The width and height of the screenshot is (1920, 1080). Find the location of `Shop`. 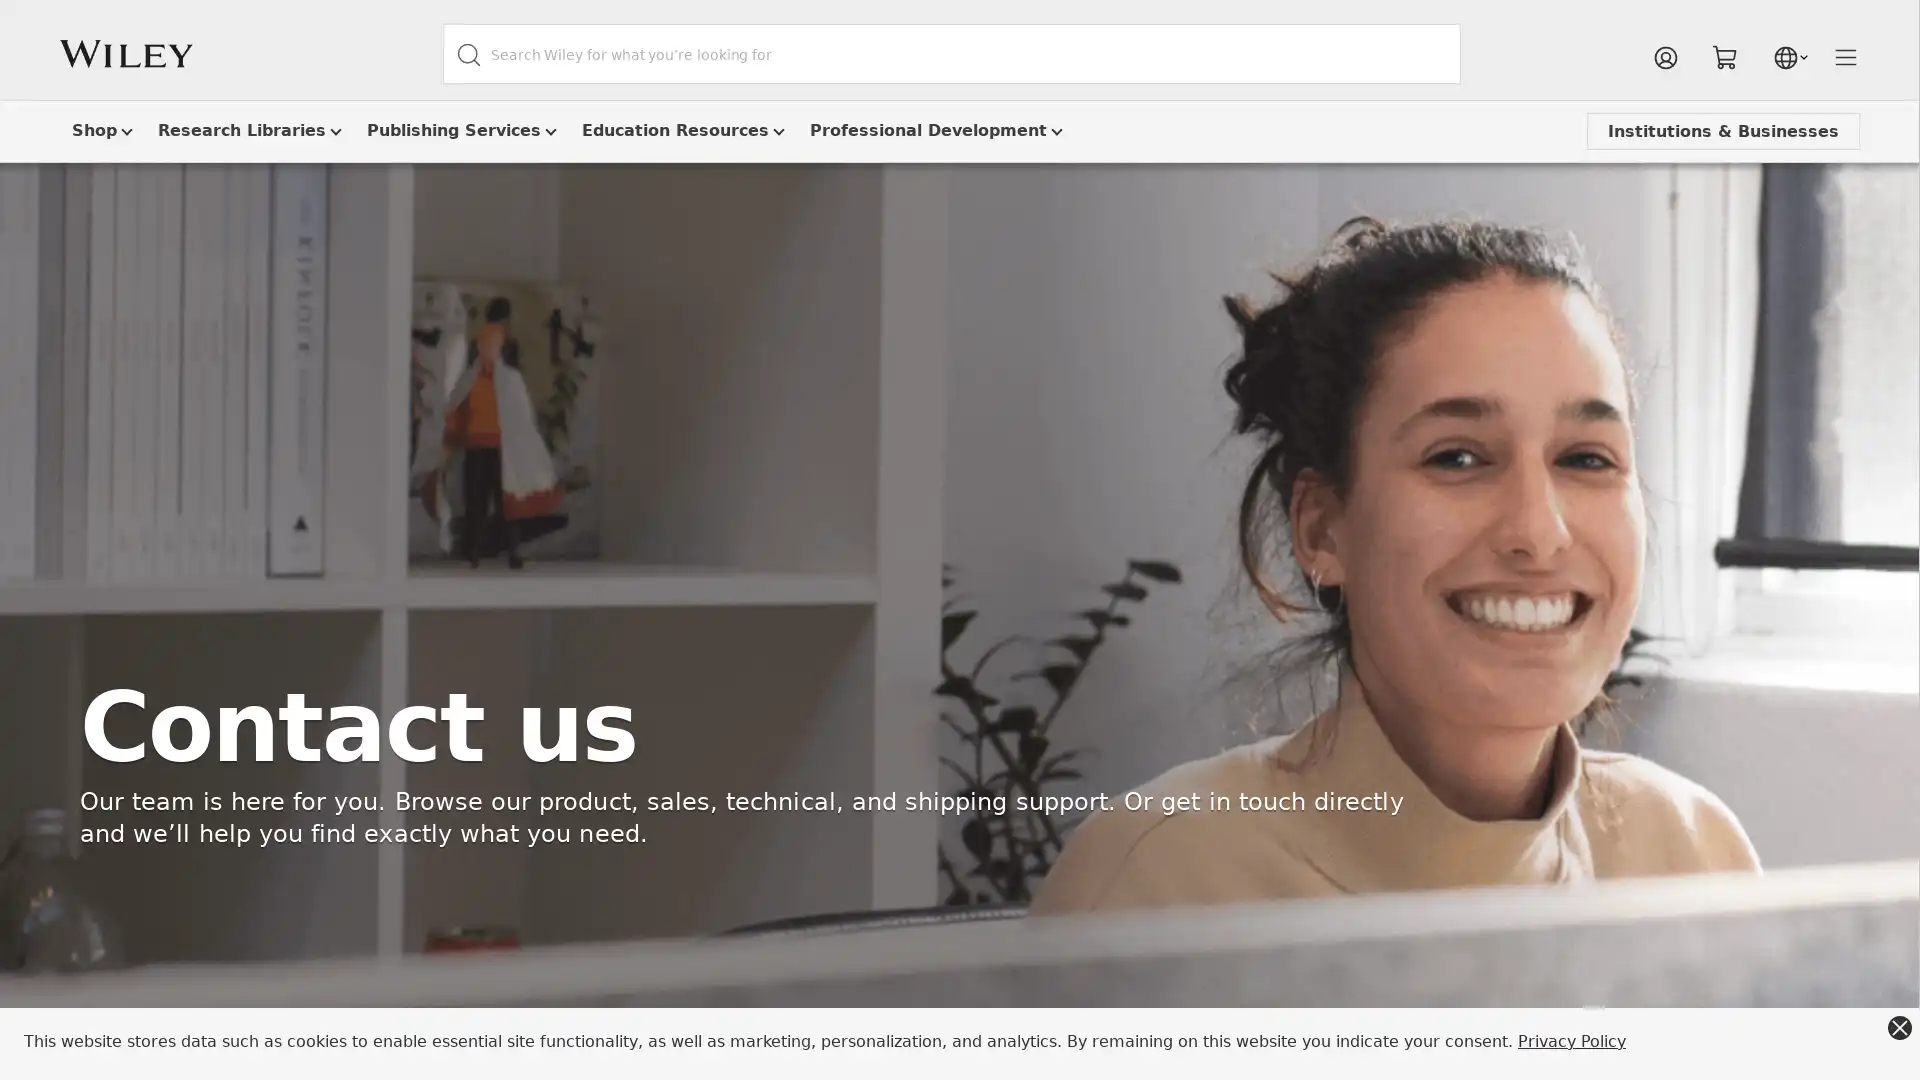

Shop is located at coordinates (99, 130).